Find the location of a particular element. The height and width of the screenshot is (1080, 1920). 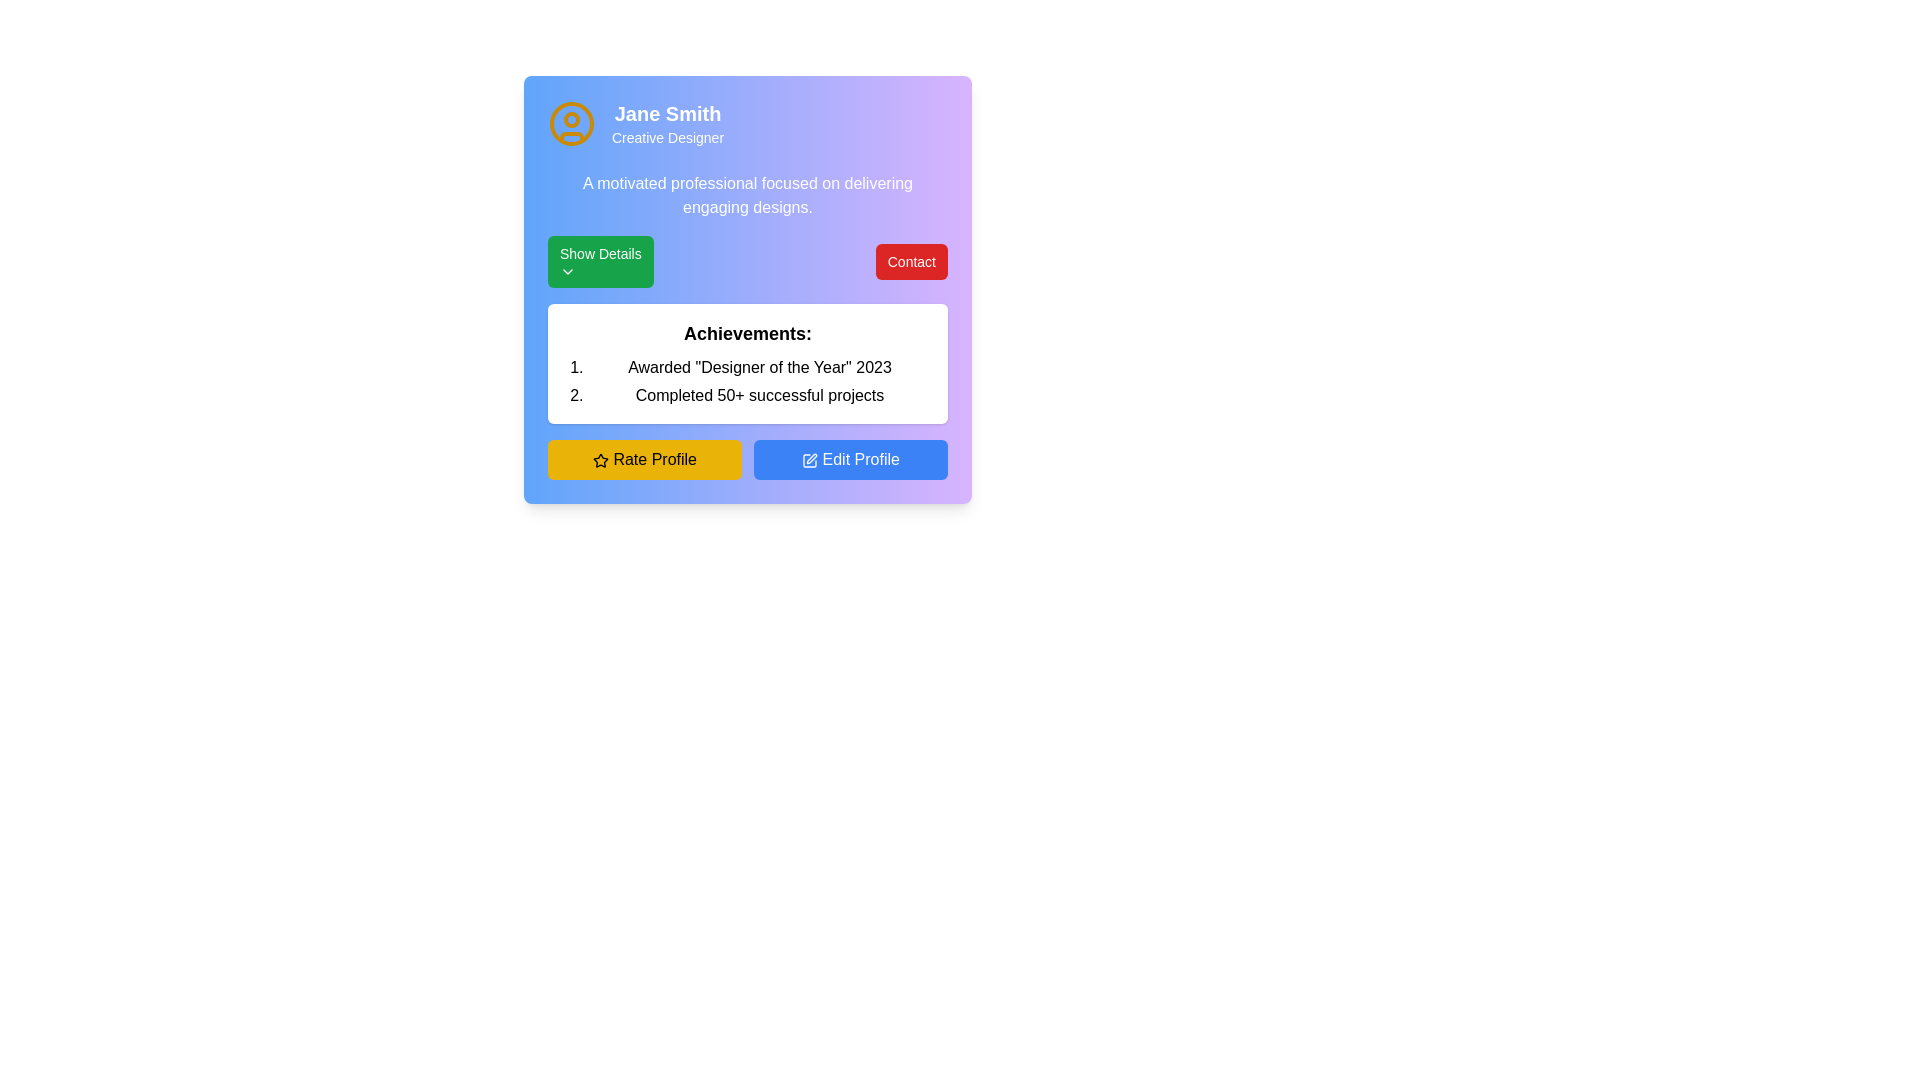

the star icon embedded in the 'Rate Profile' button located at the lower-left area of the profile card is located at coordinates (599, 460).